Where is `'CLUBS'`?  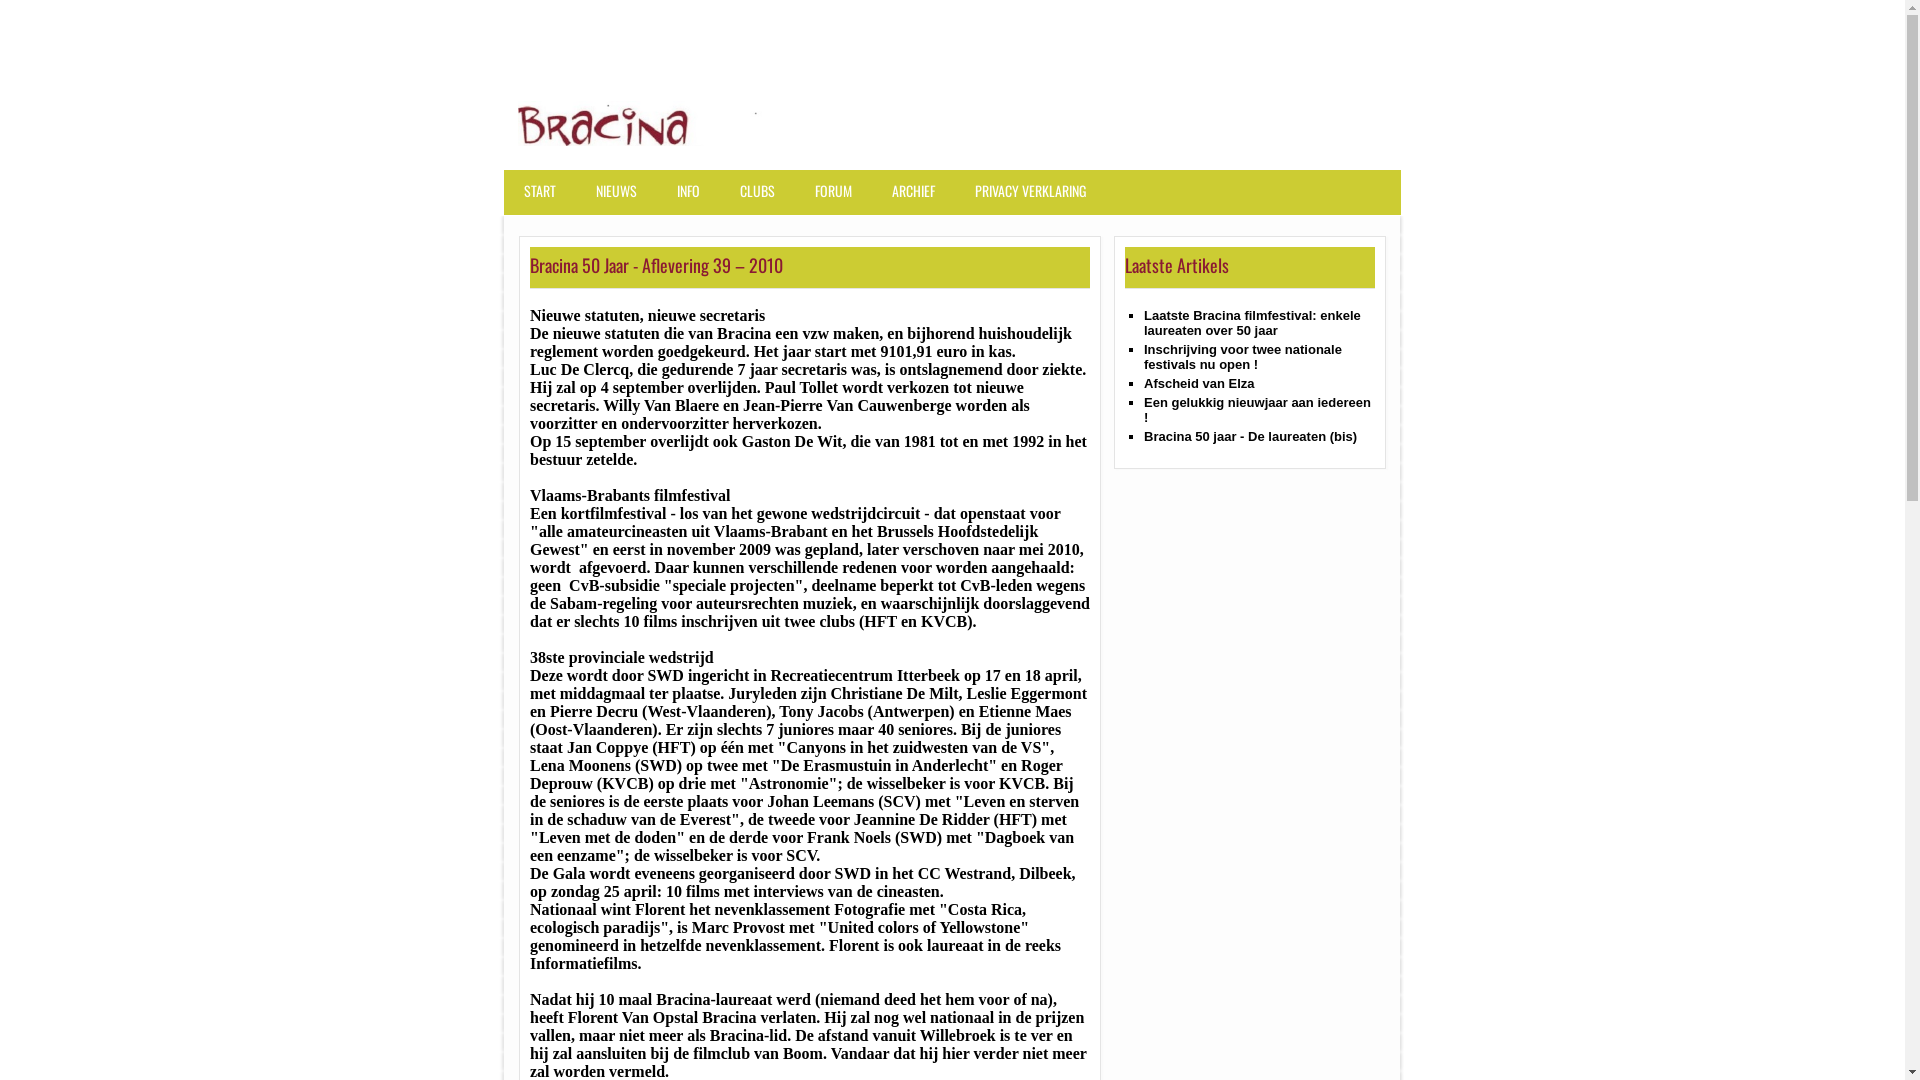 'CLUBS' is located at coordinates (730, 200).